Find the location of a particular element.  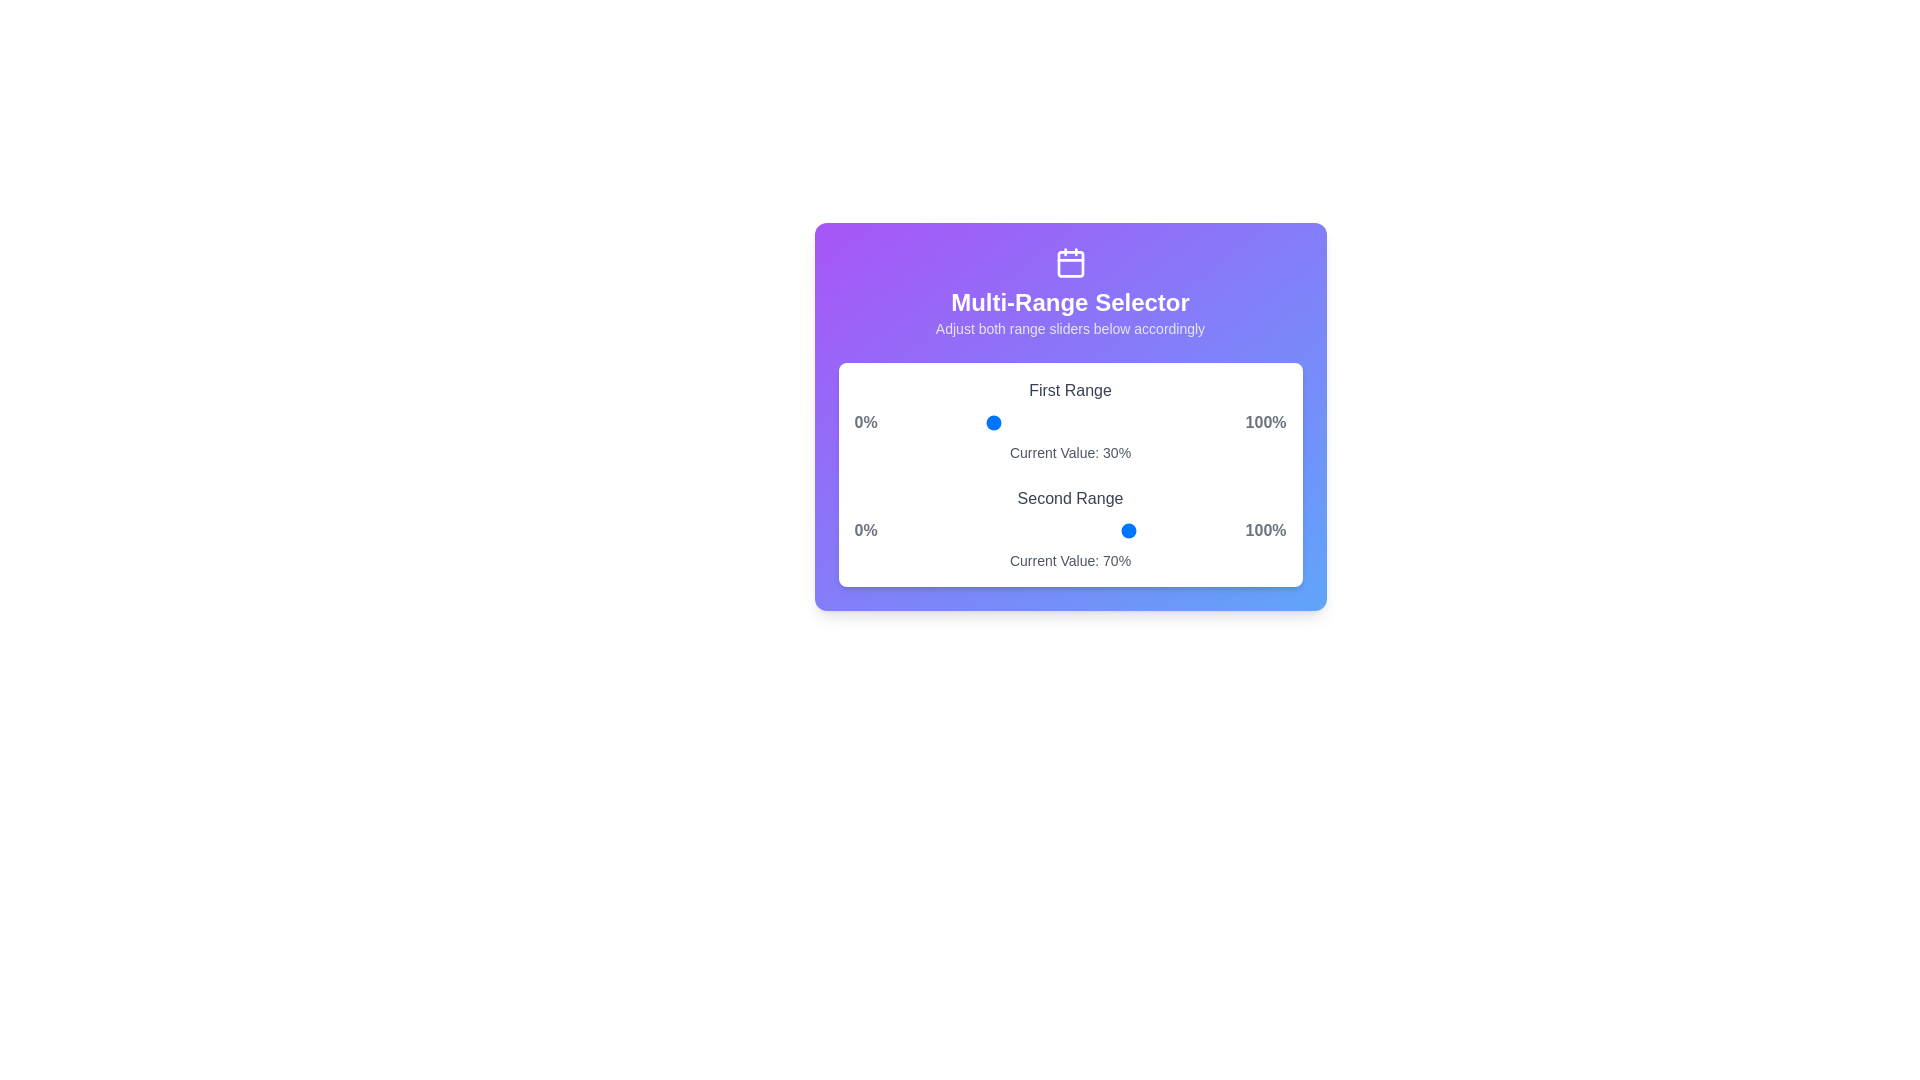

the second range slider is located at coordinates (948, 530).